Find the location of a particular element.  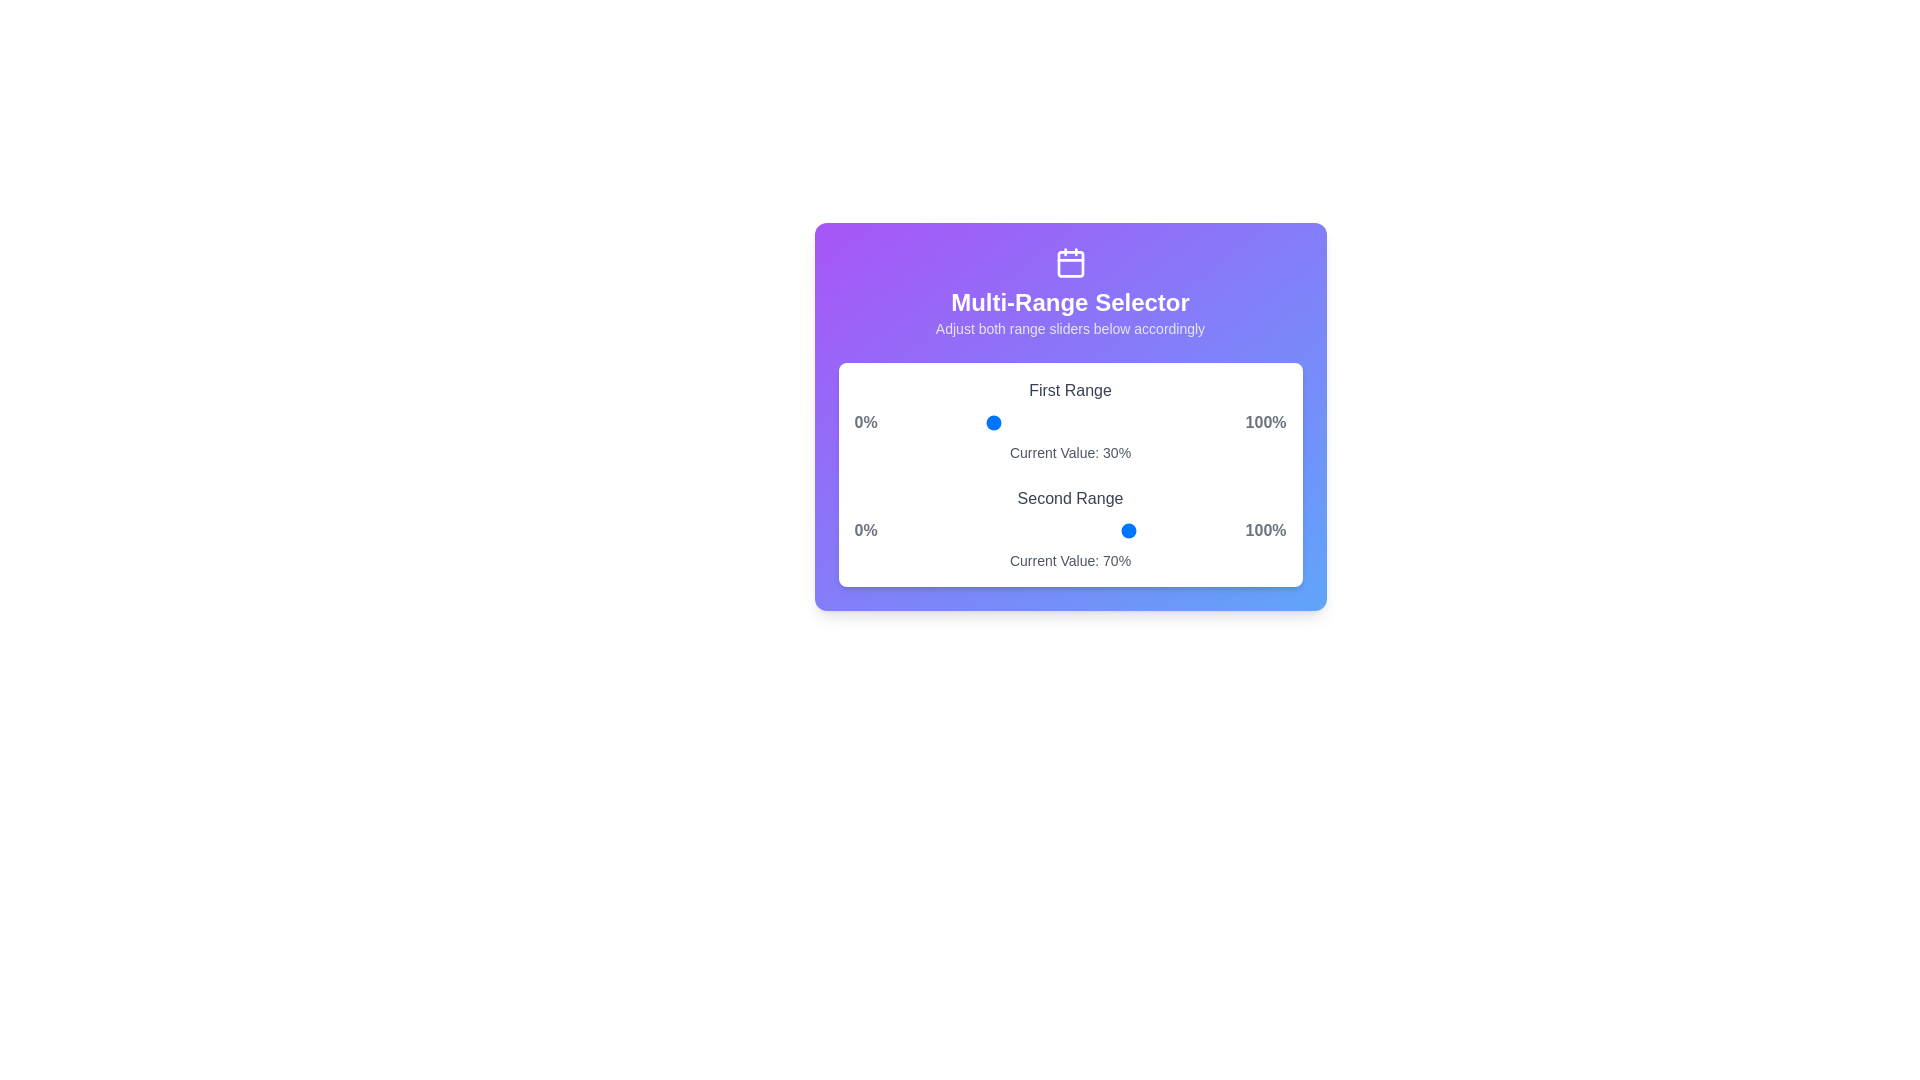

the second range slider is located at coordinates (948, 530).